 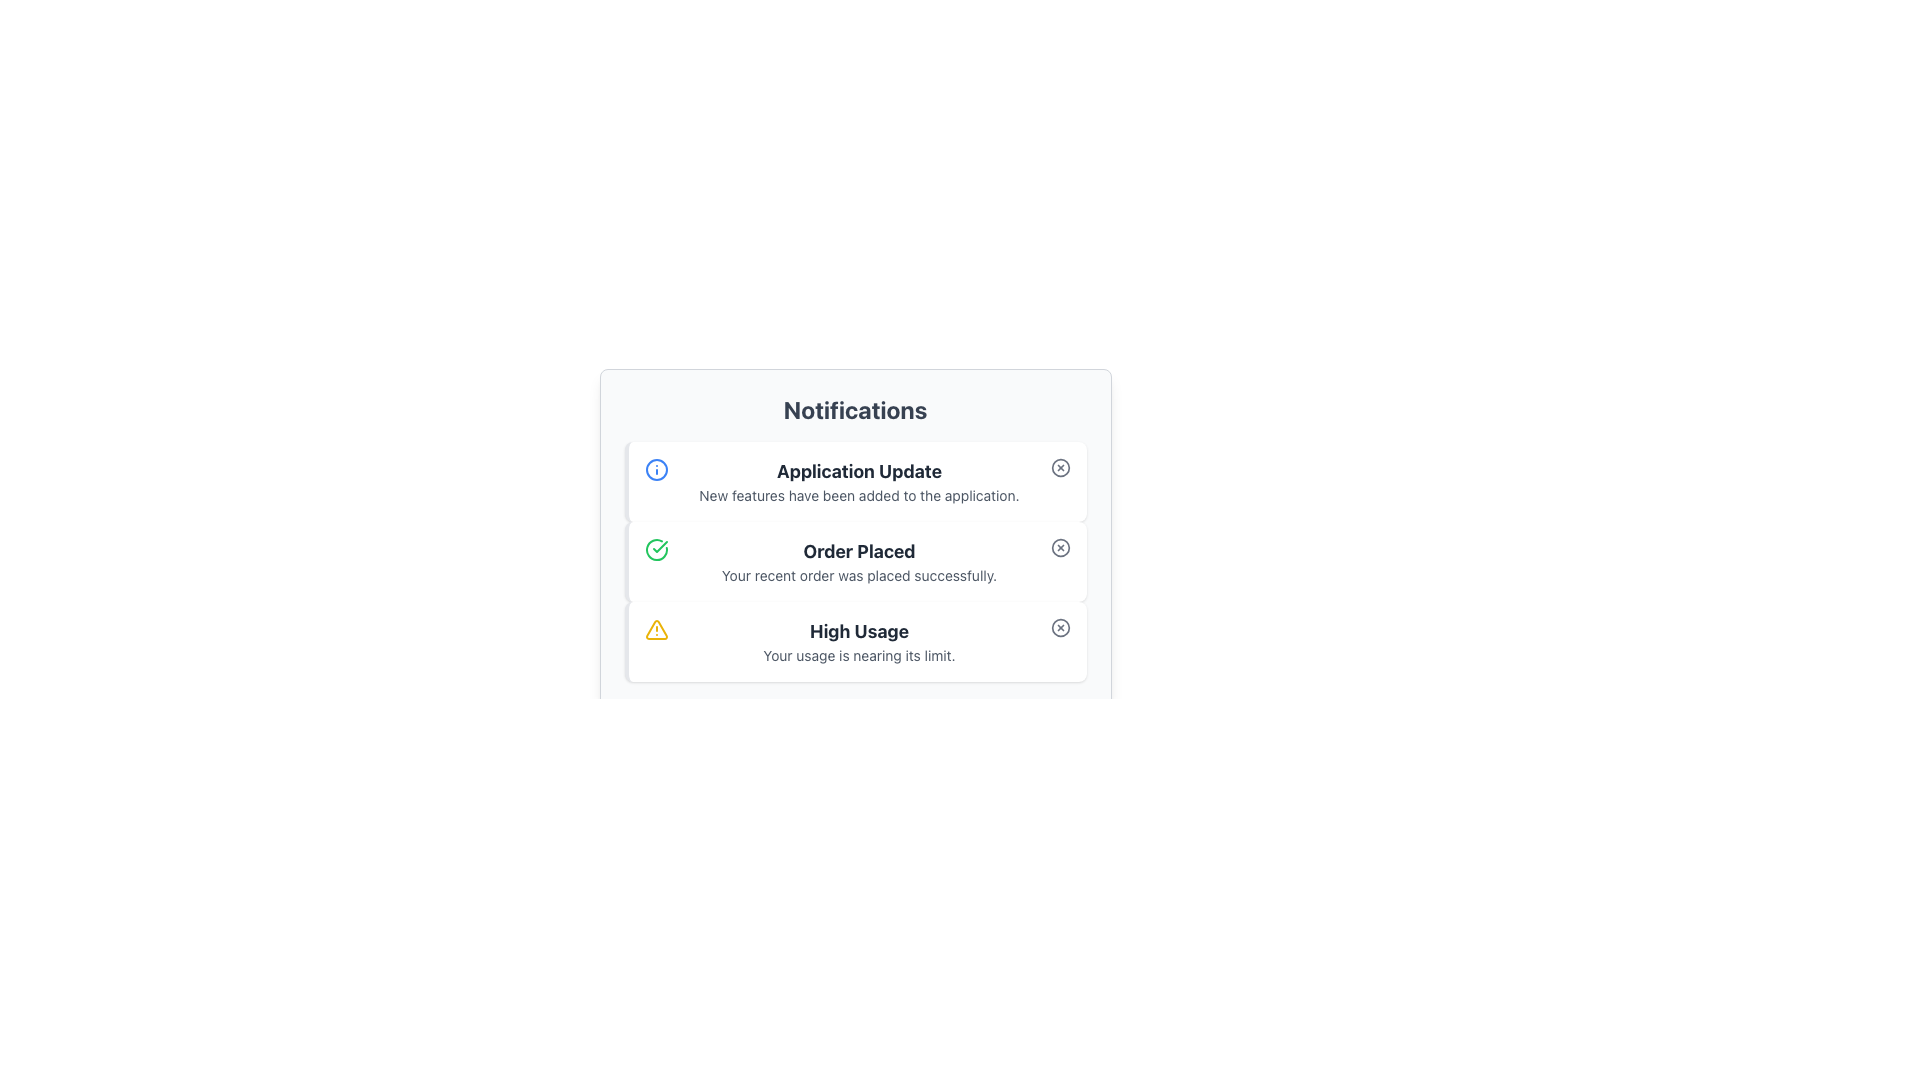 I want to click on the triangle icon that signifies an alert for the 'High Usage' notification, which is positioned within the third notification item, so click(x=656, y=628).